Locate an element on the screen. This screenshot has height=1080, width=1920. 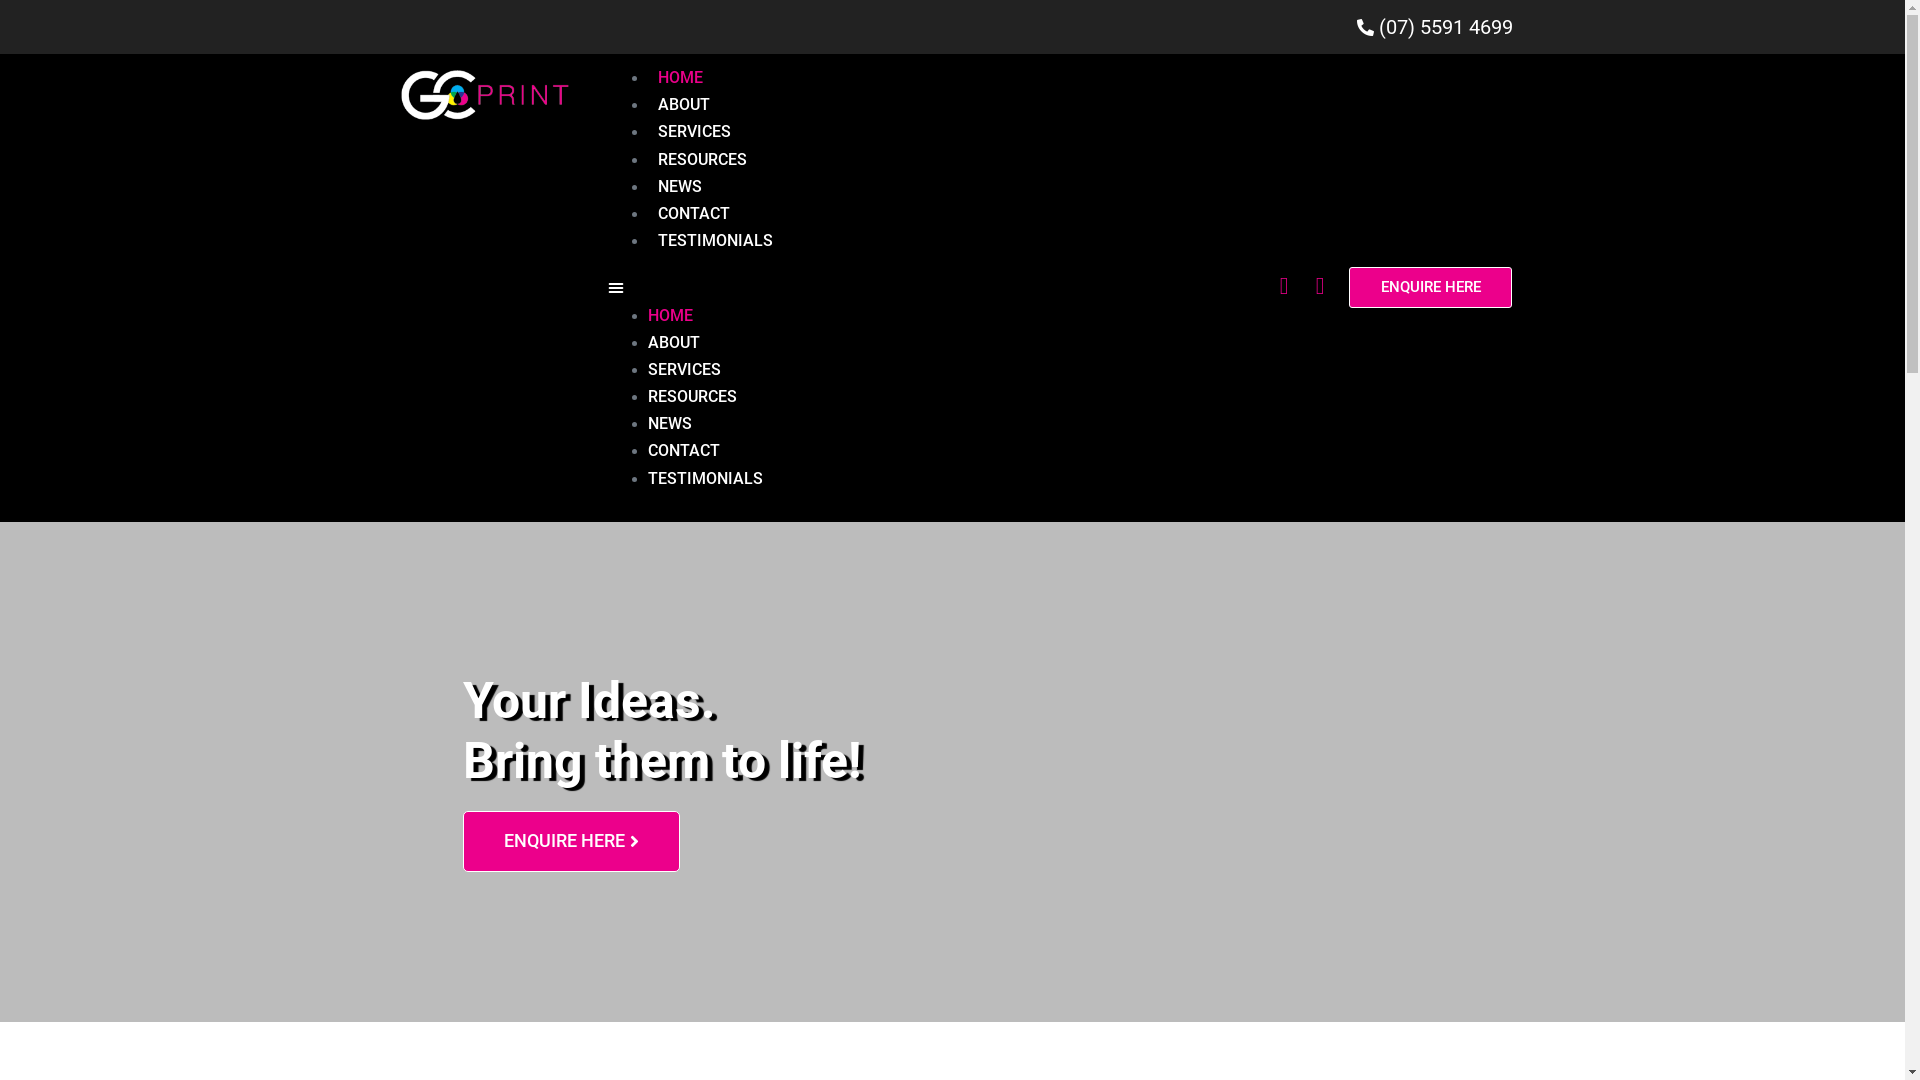
'CONTACT' is located at coordinates (694, 213).